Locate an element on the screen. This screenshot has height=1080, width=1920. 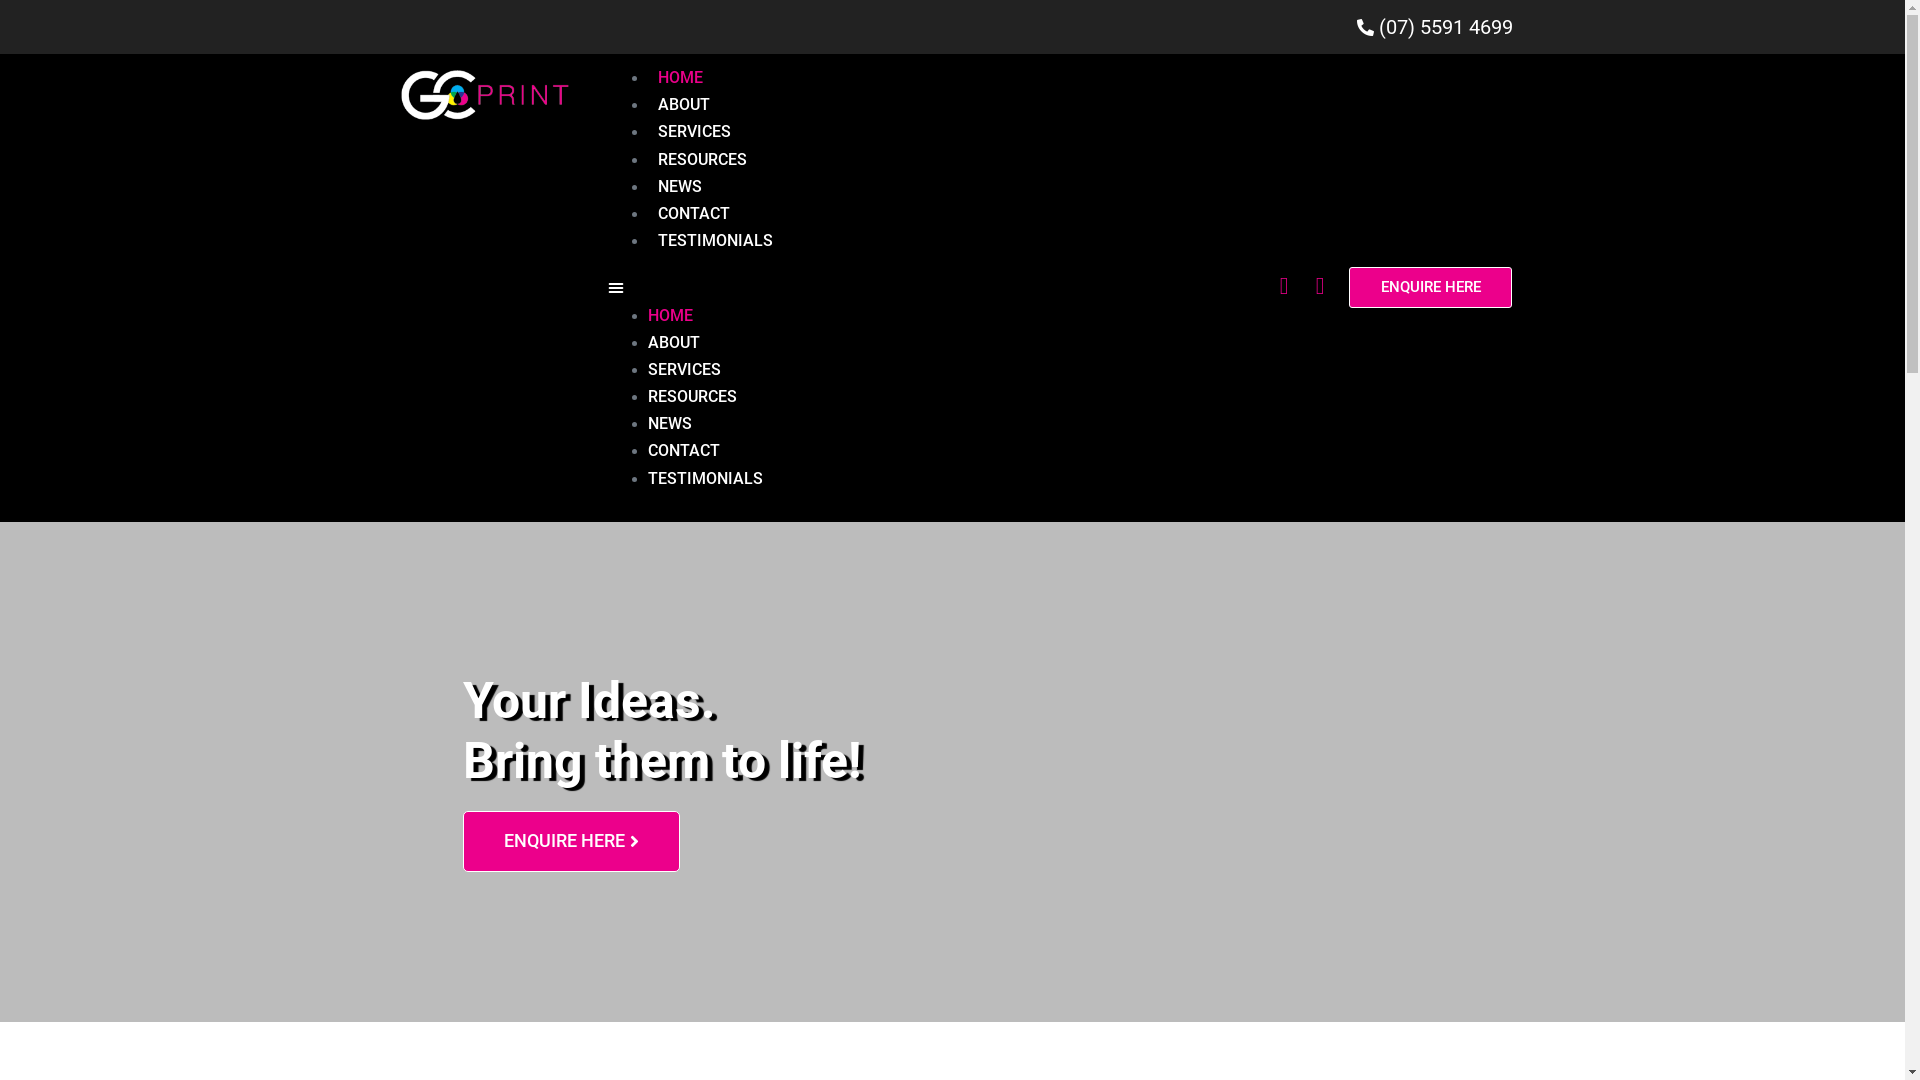
'CONTACT' is located at coordinates (694, 213).